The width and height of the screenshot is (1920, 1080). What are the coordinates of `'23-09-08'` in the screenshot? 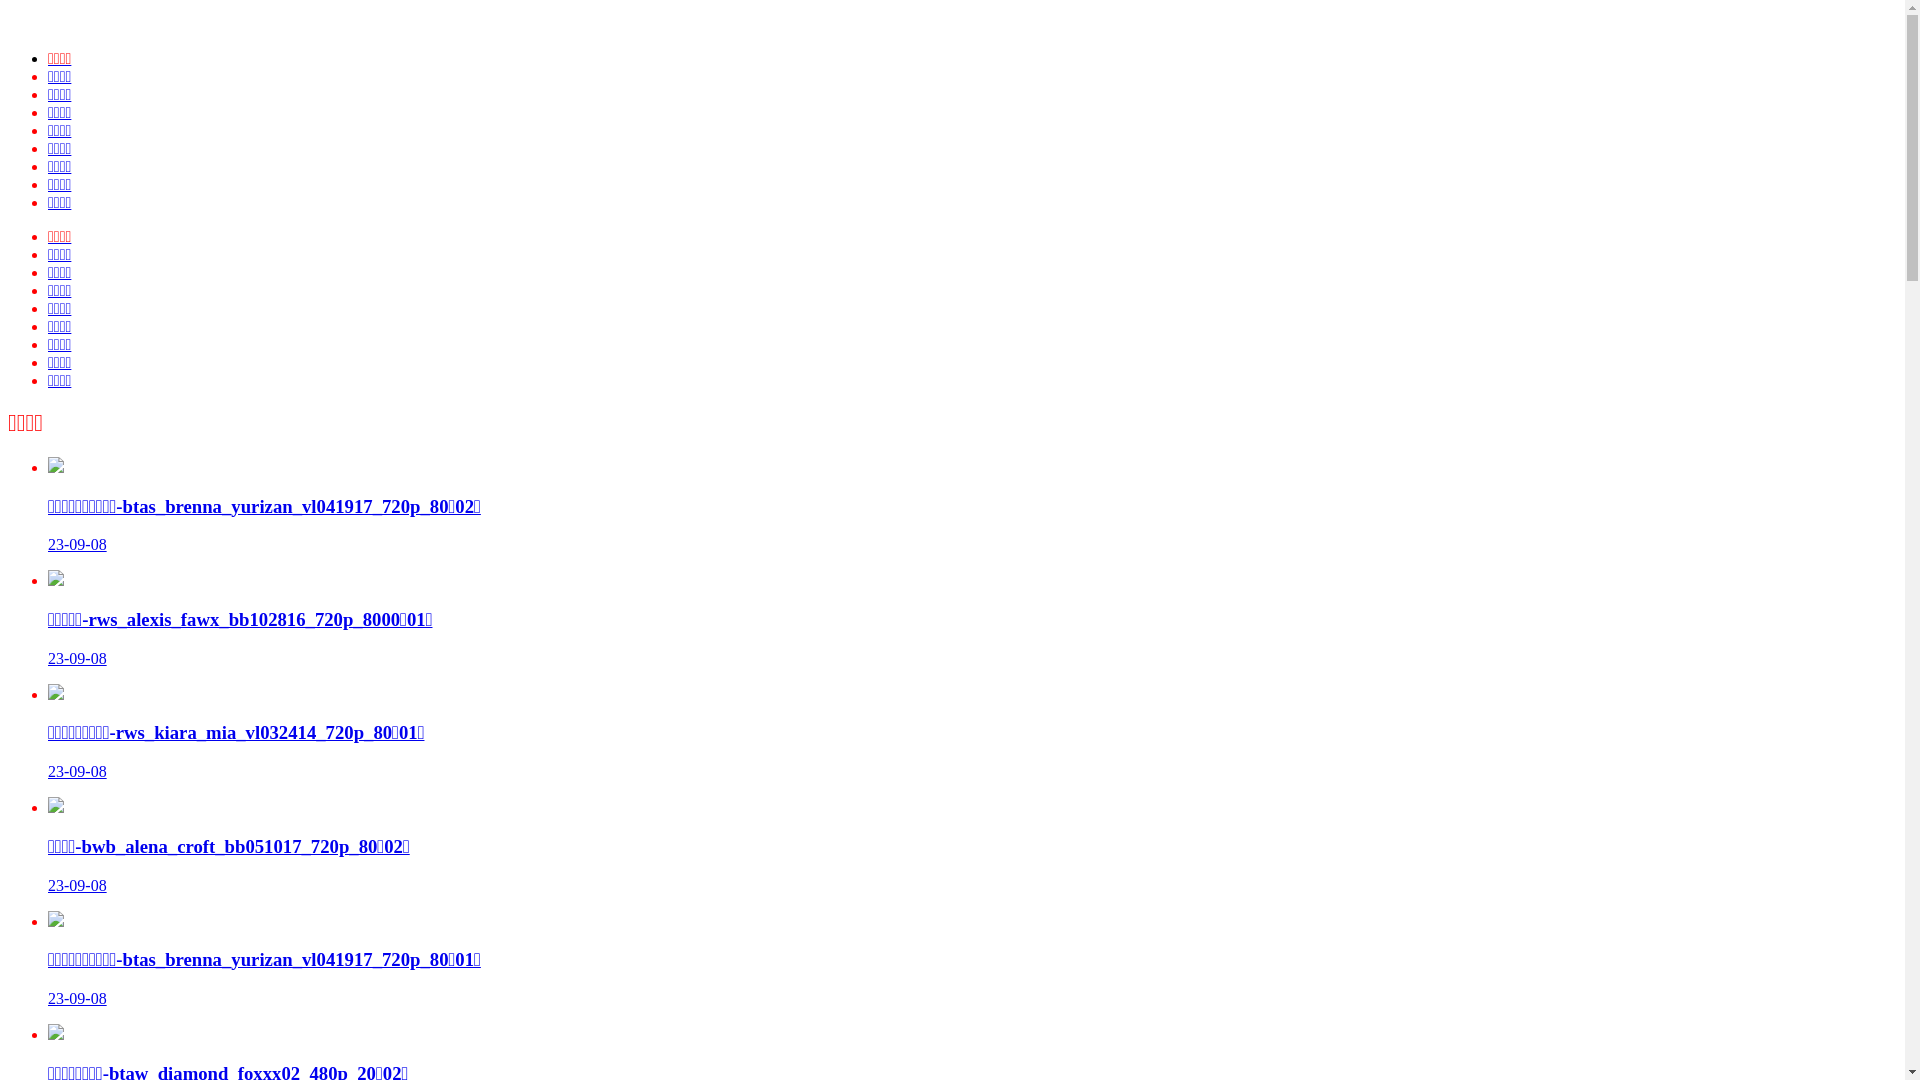 It's located at (77, 544).